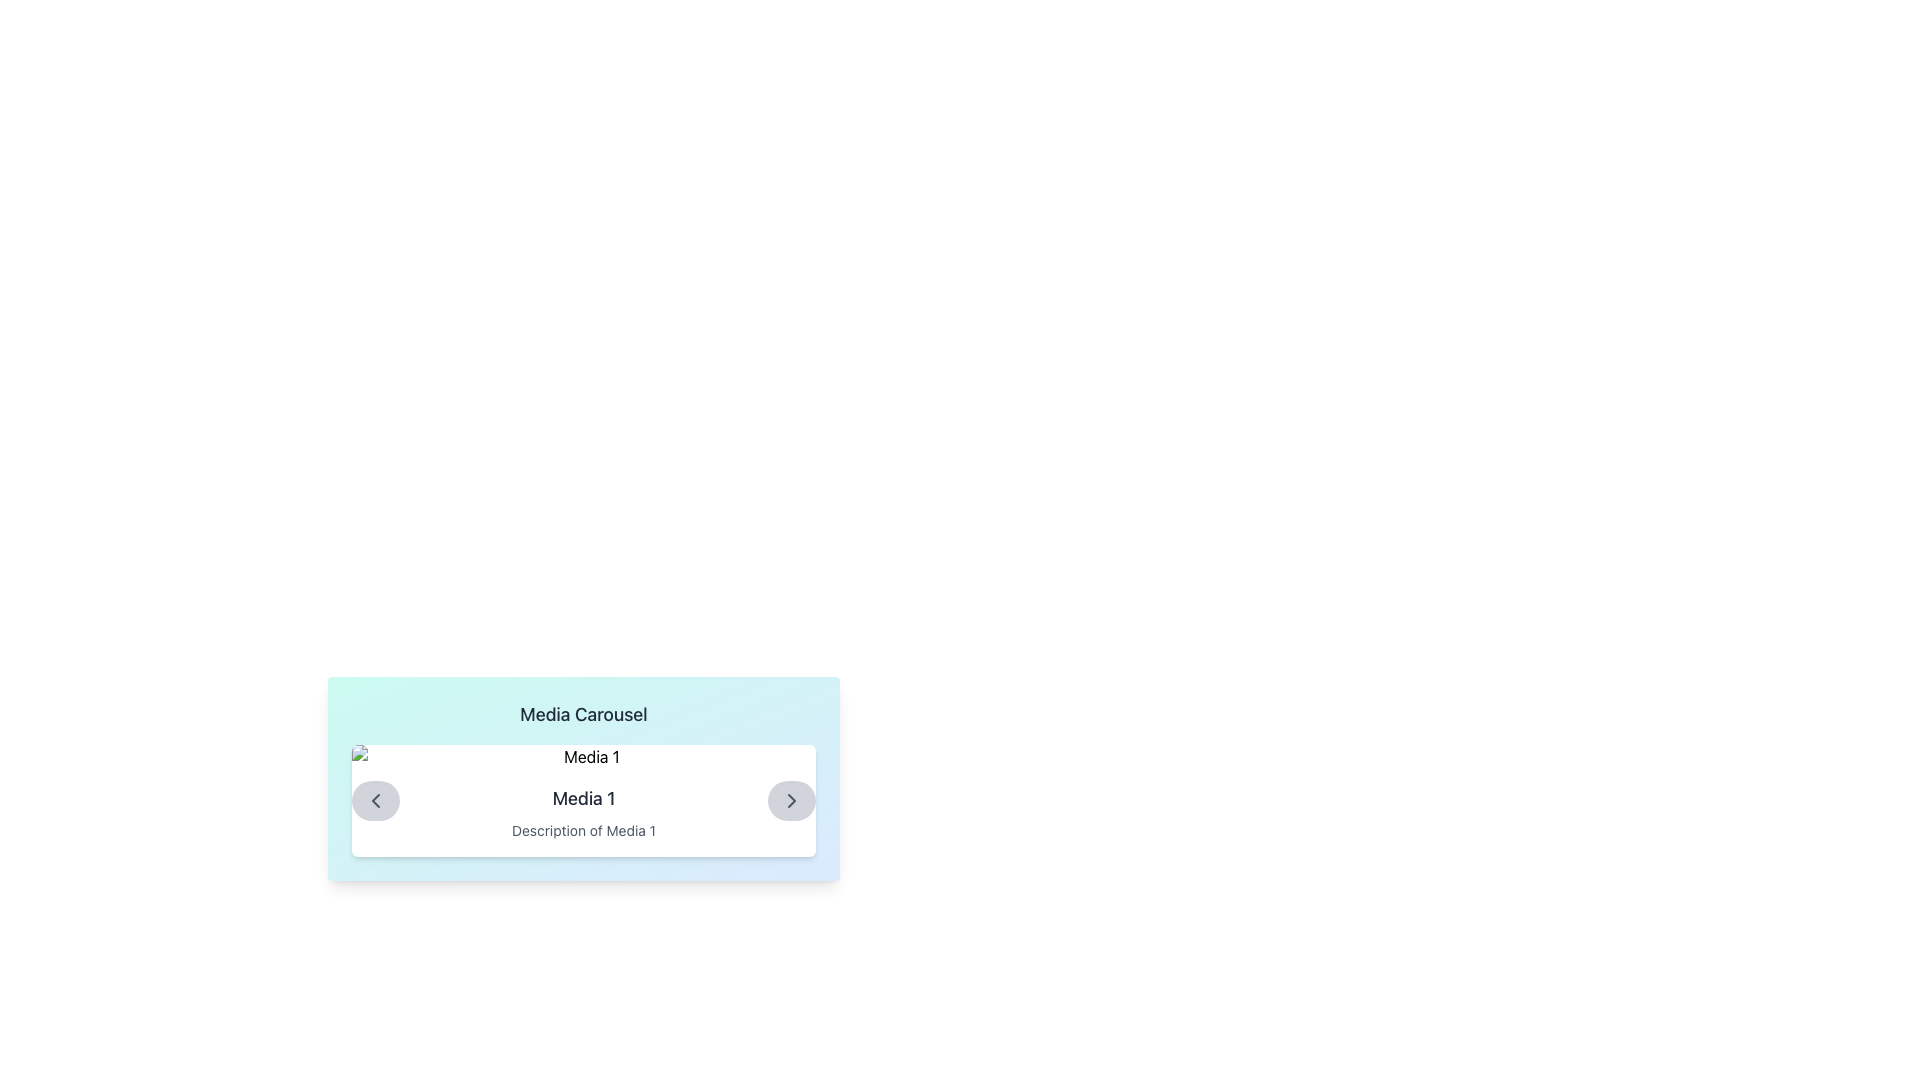 The image size is (1920, 1080). I want to click on the media thumbnail labeled 'Media 1' within the 'Media Carousel', so click(583, 778).